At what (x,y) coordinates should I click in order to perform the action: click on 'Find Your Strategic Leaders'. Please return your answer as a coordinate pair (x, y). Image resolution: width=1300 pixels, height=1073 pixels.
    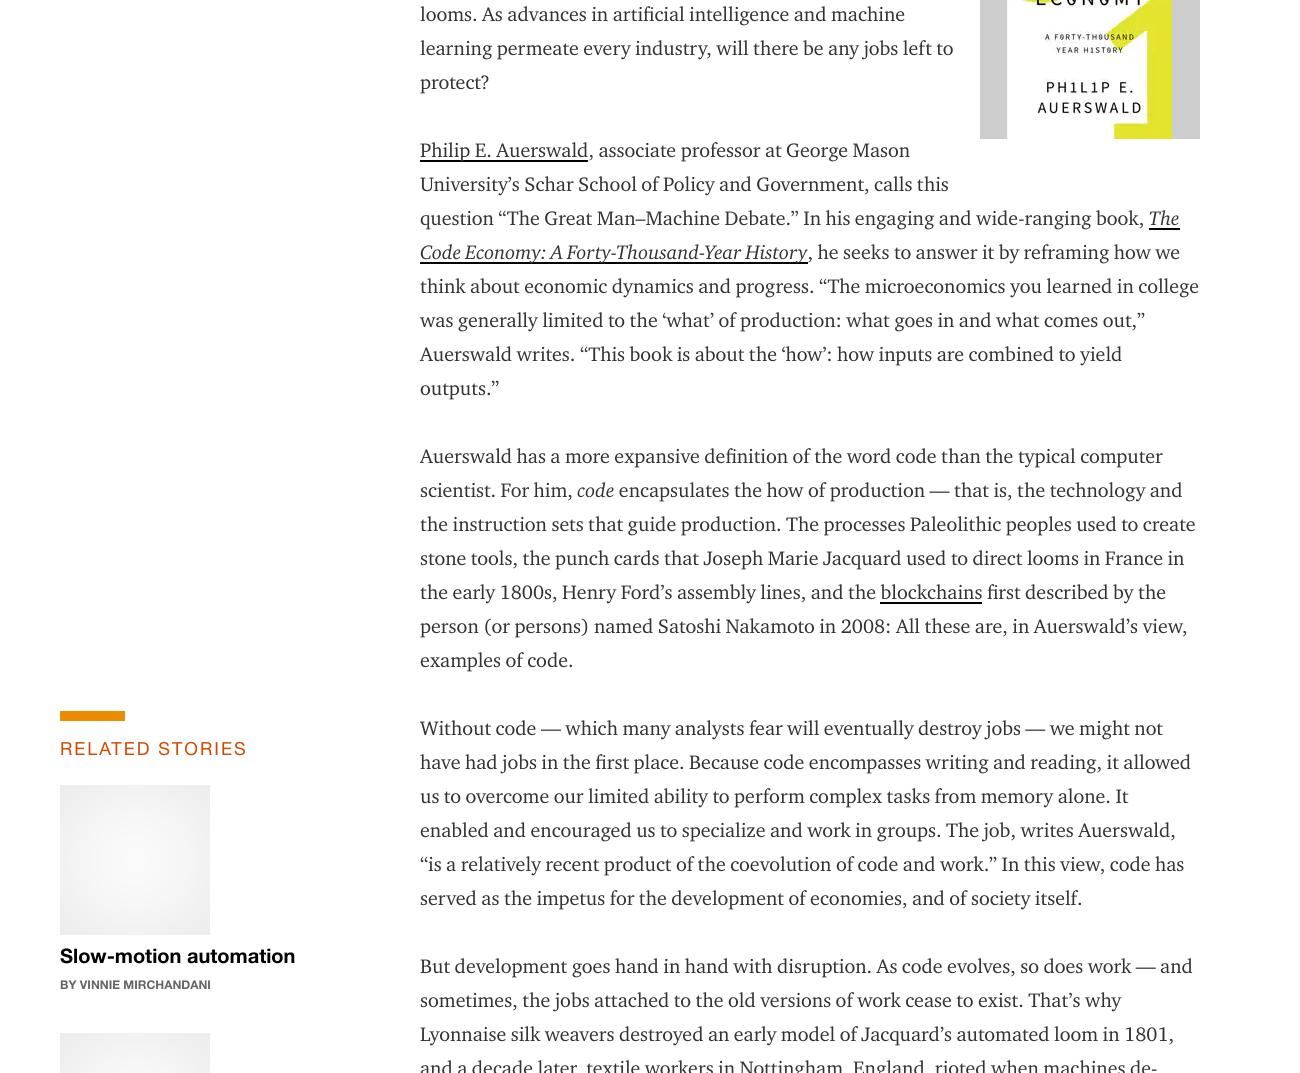
    Looking at the image, I should click on (226, 49).